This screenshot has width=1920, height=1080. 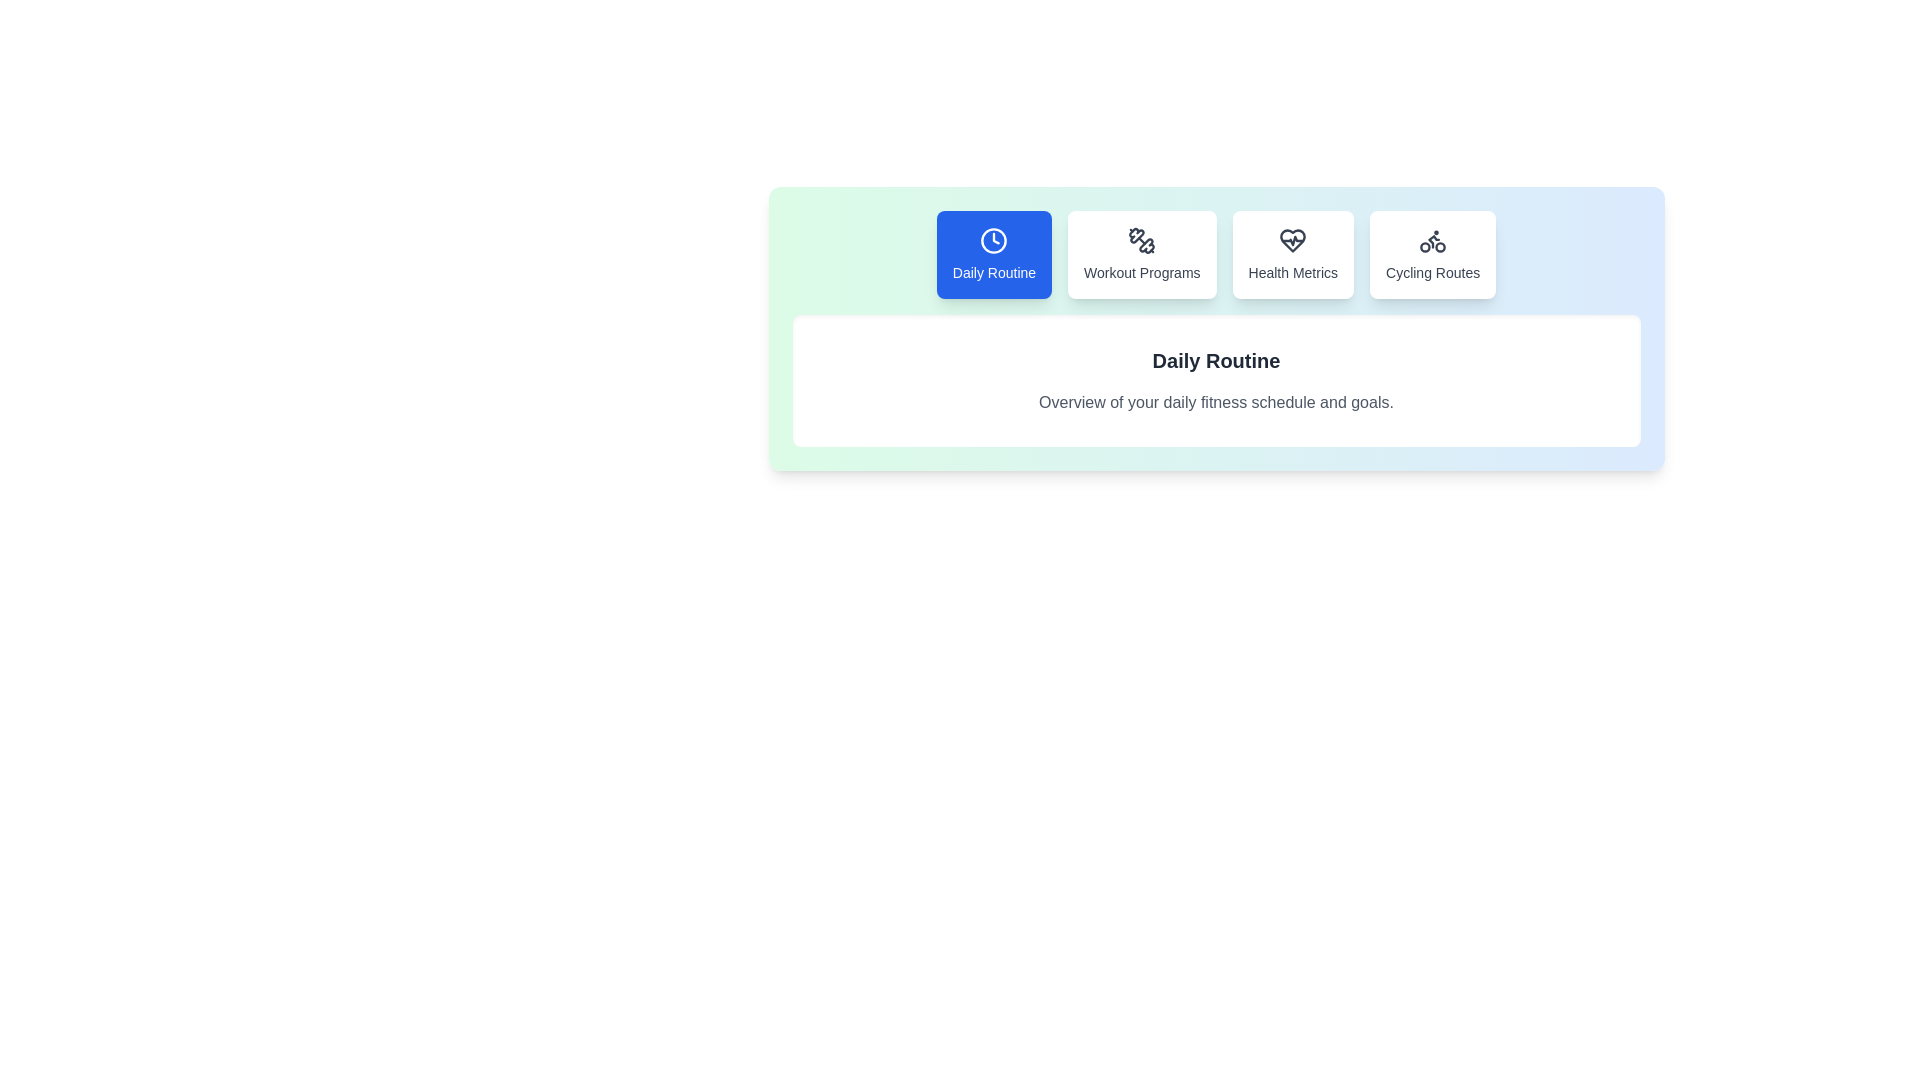 I want to click on the Cycling Routes tab by clicking on its corresponding button, so click(x=1432, y=253).